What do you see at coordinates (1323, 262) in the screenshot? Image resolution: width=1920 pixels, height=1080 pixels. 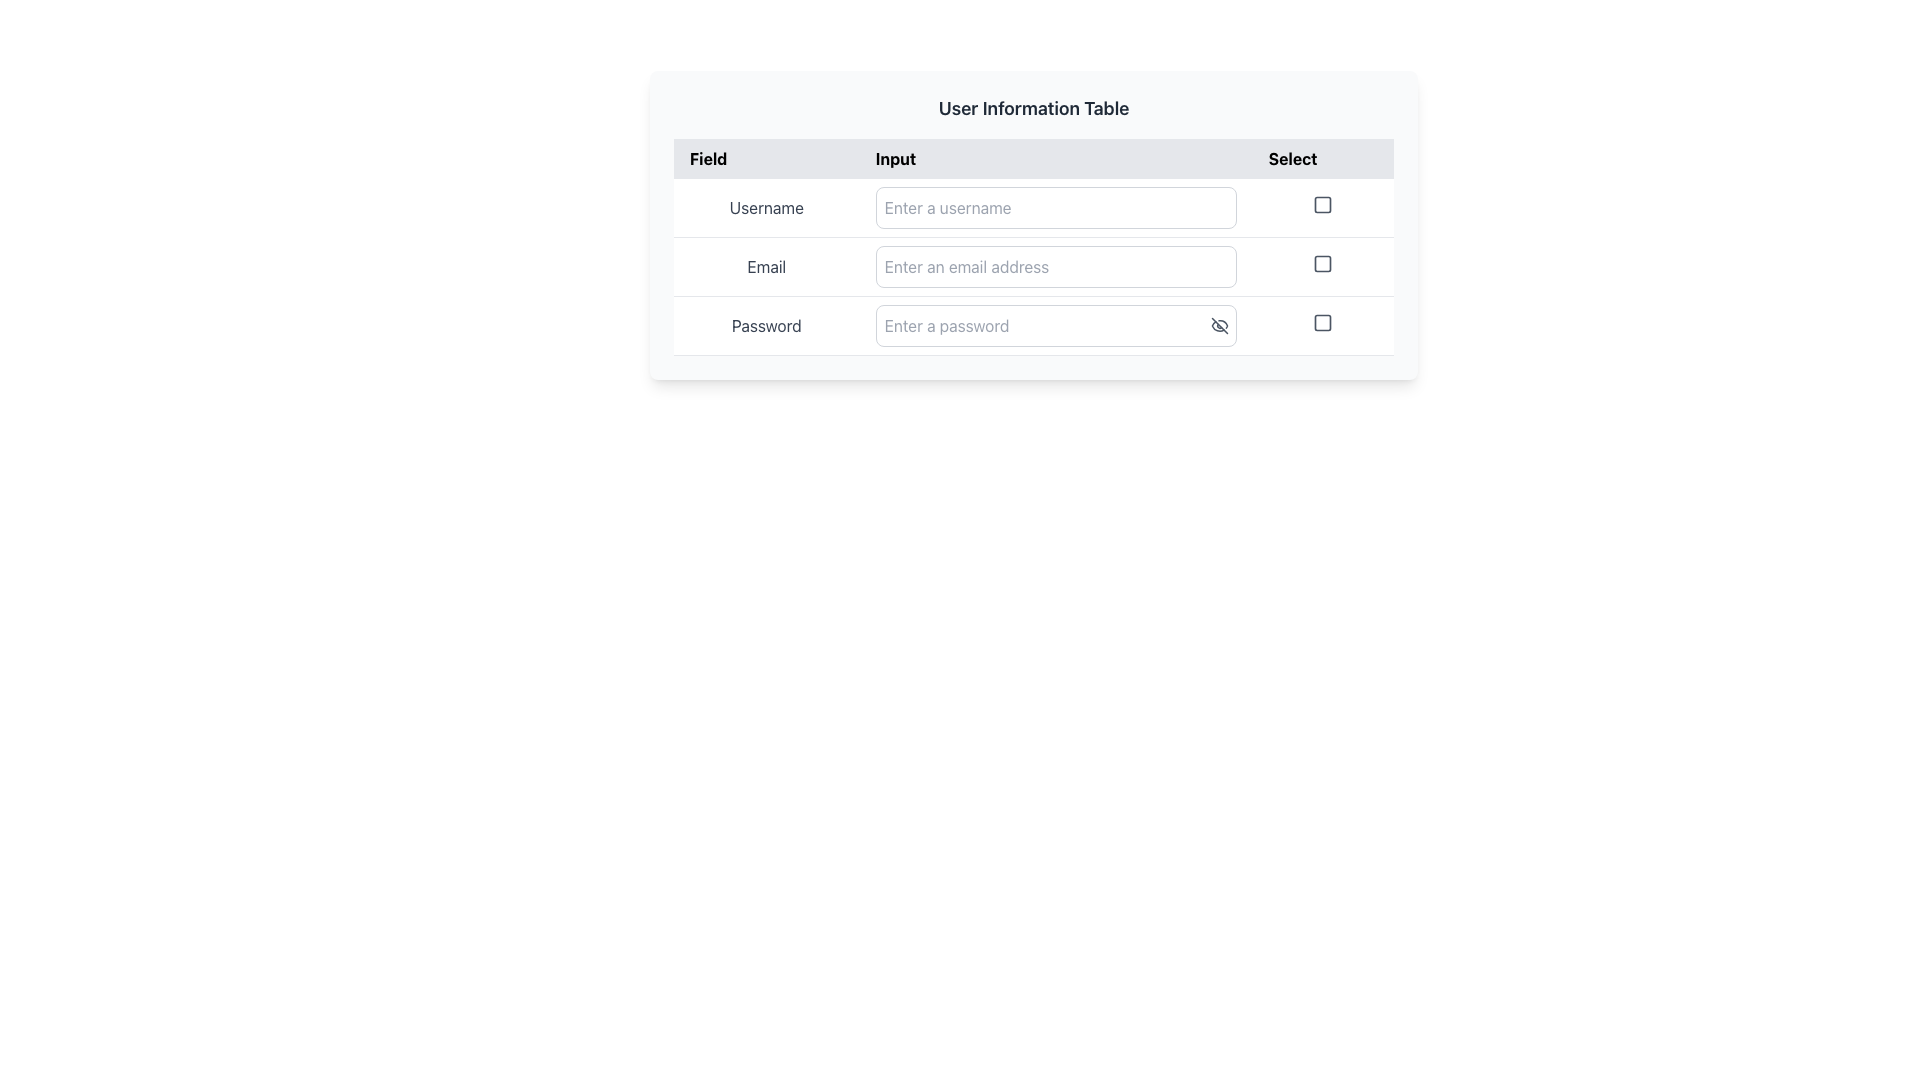 I see `the checkbox located in the 'Select' column of the 'User Information Table', aligned with the 'Email' row` at bounding box center [1323, 262].